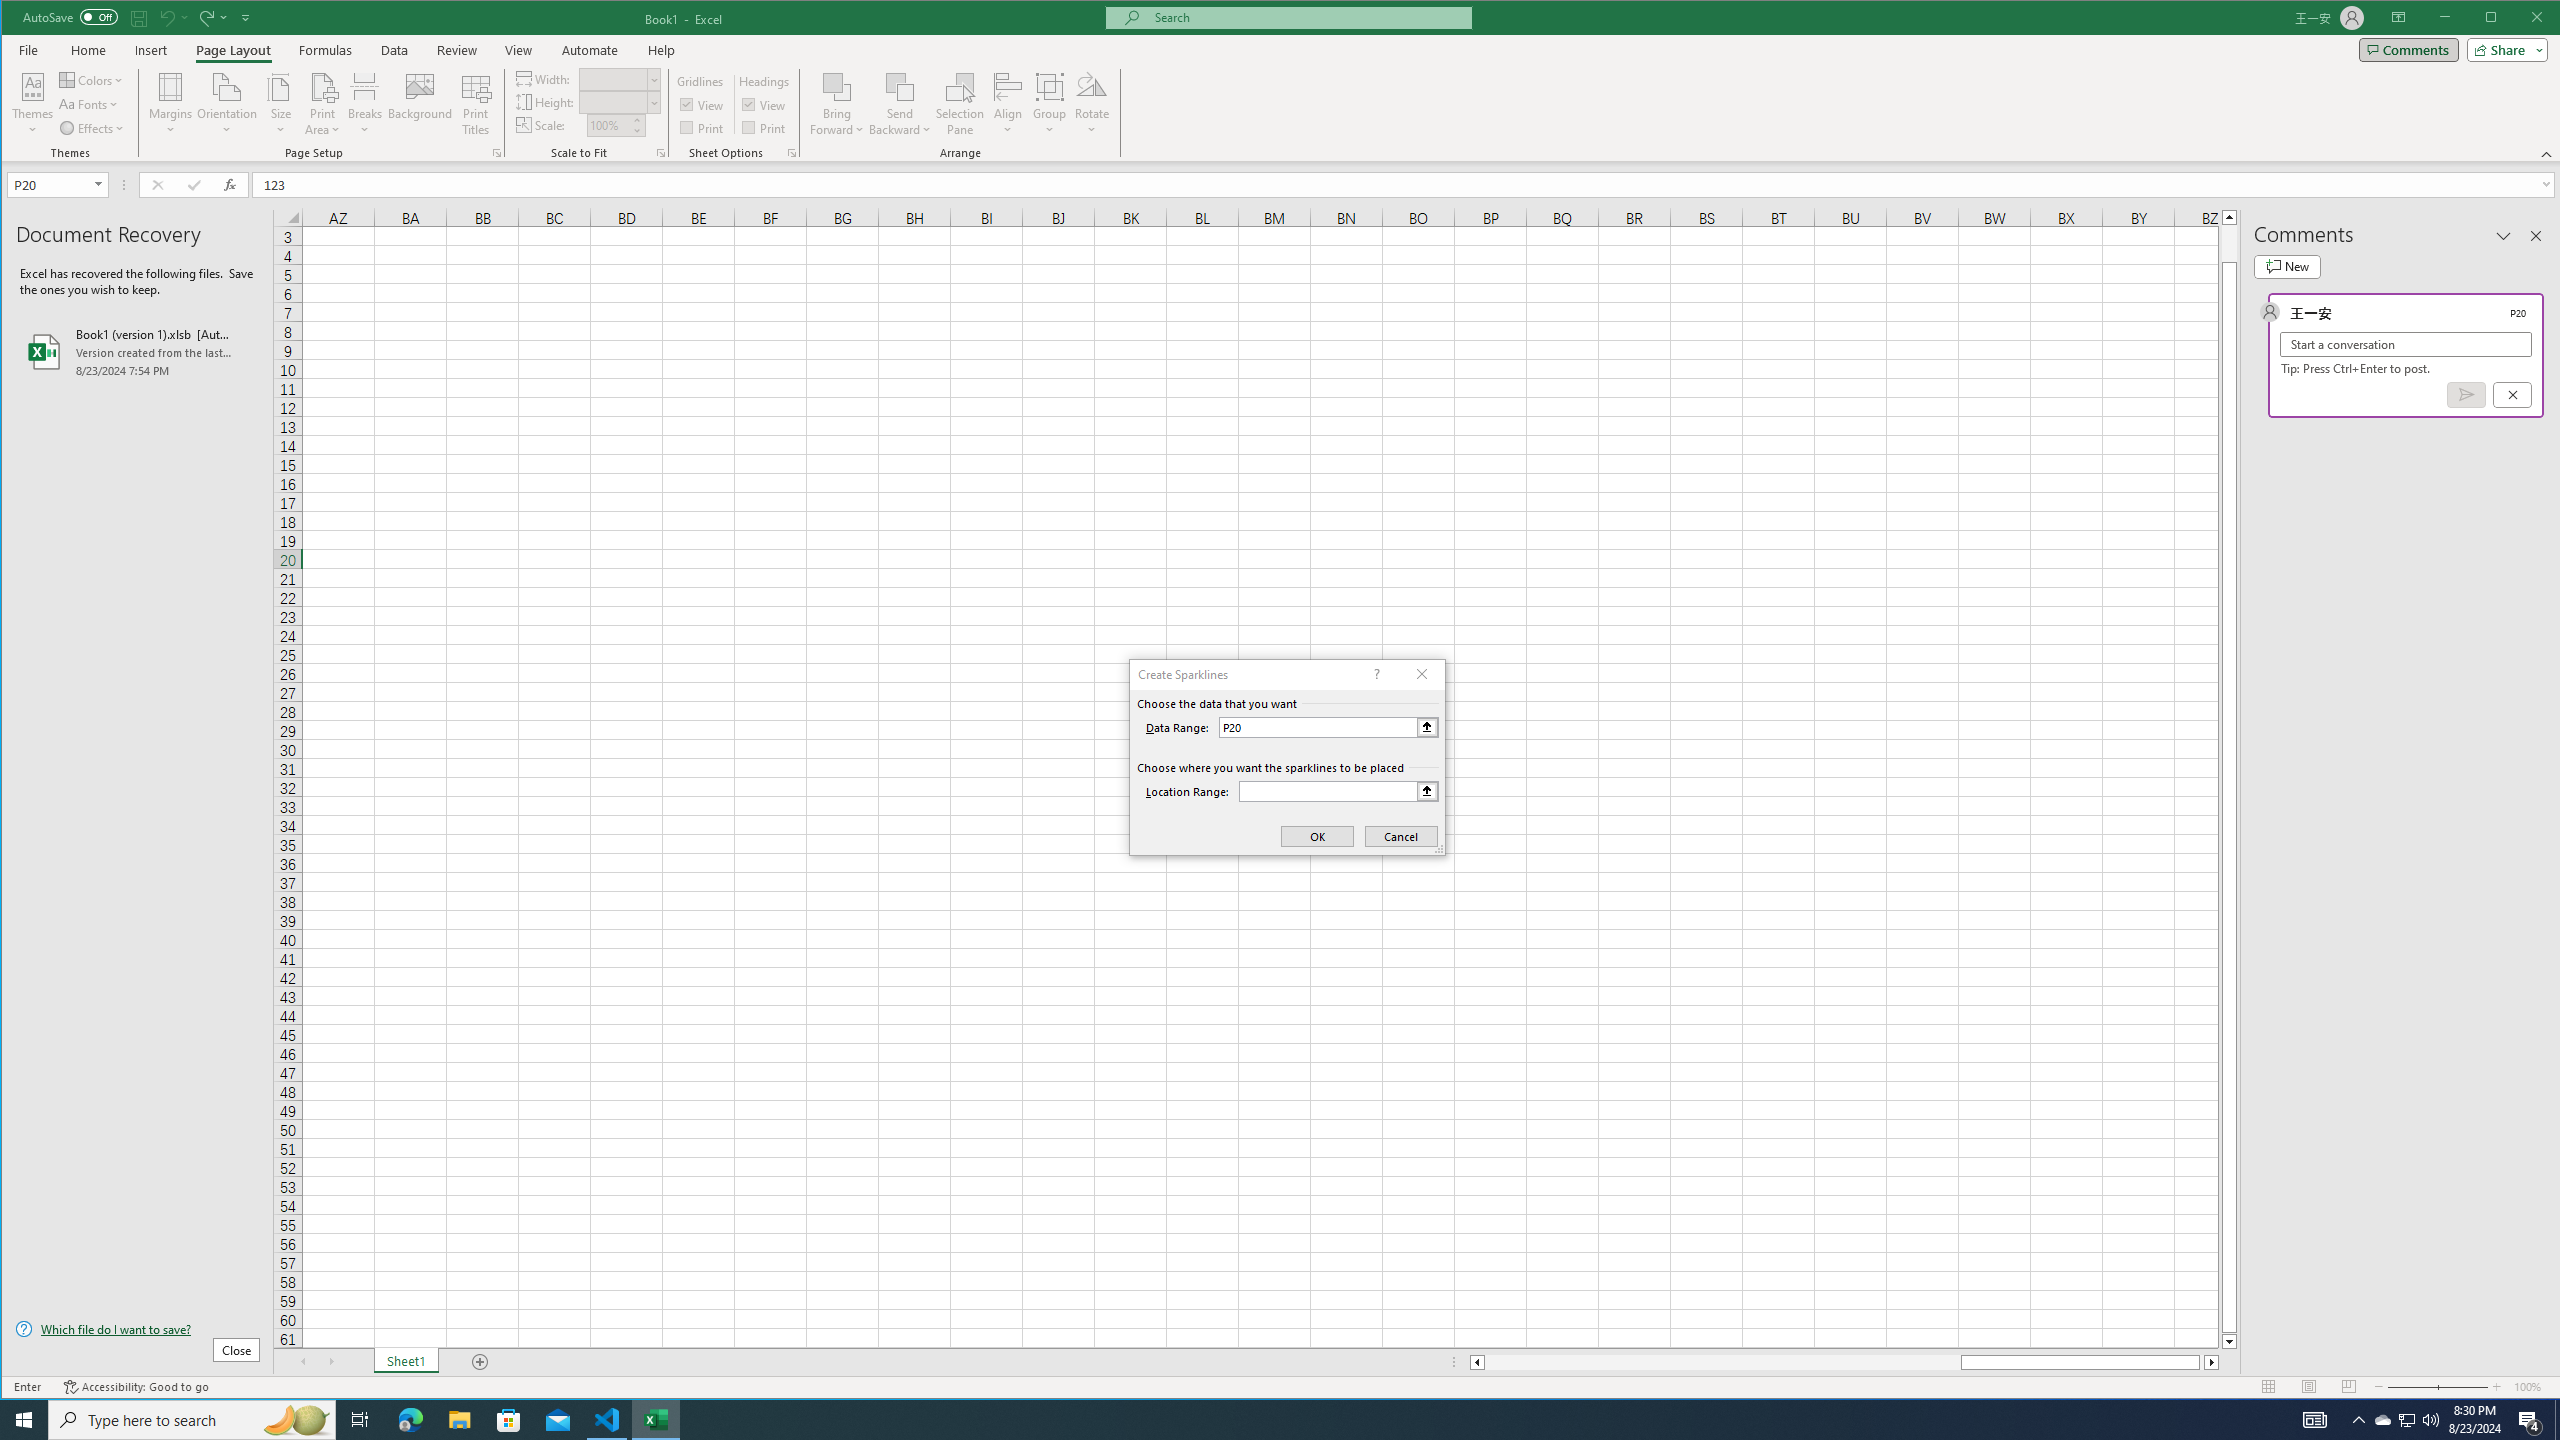  Describe the element at coordinates (32, 103) in the screenshot. I see `'Themes'` at that location.